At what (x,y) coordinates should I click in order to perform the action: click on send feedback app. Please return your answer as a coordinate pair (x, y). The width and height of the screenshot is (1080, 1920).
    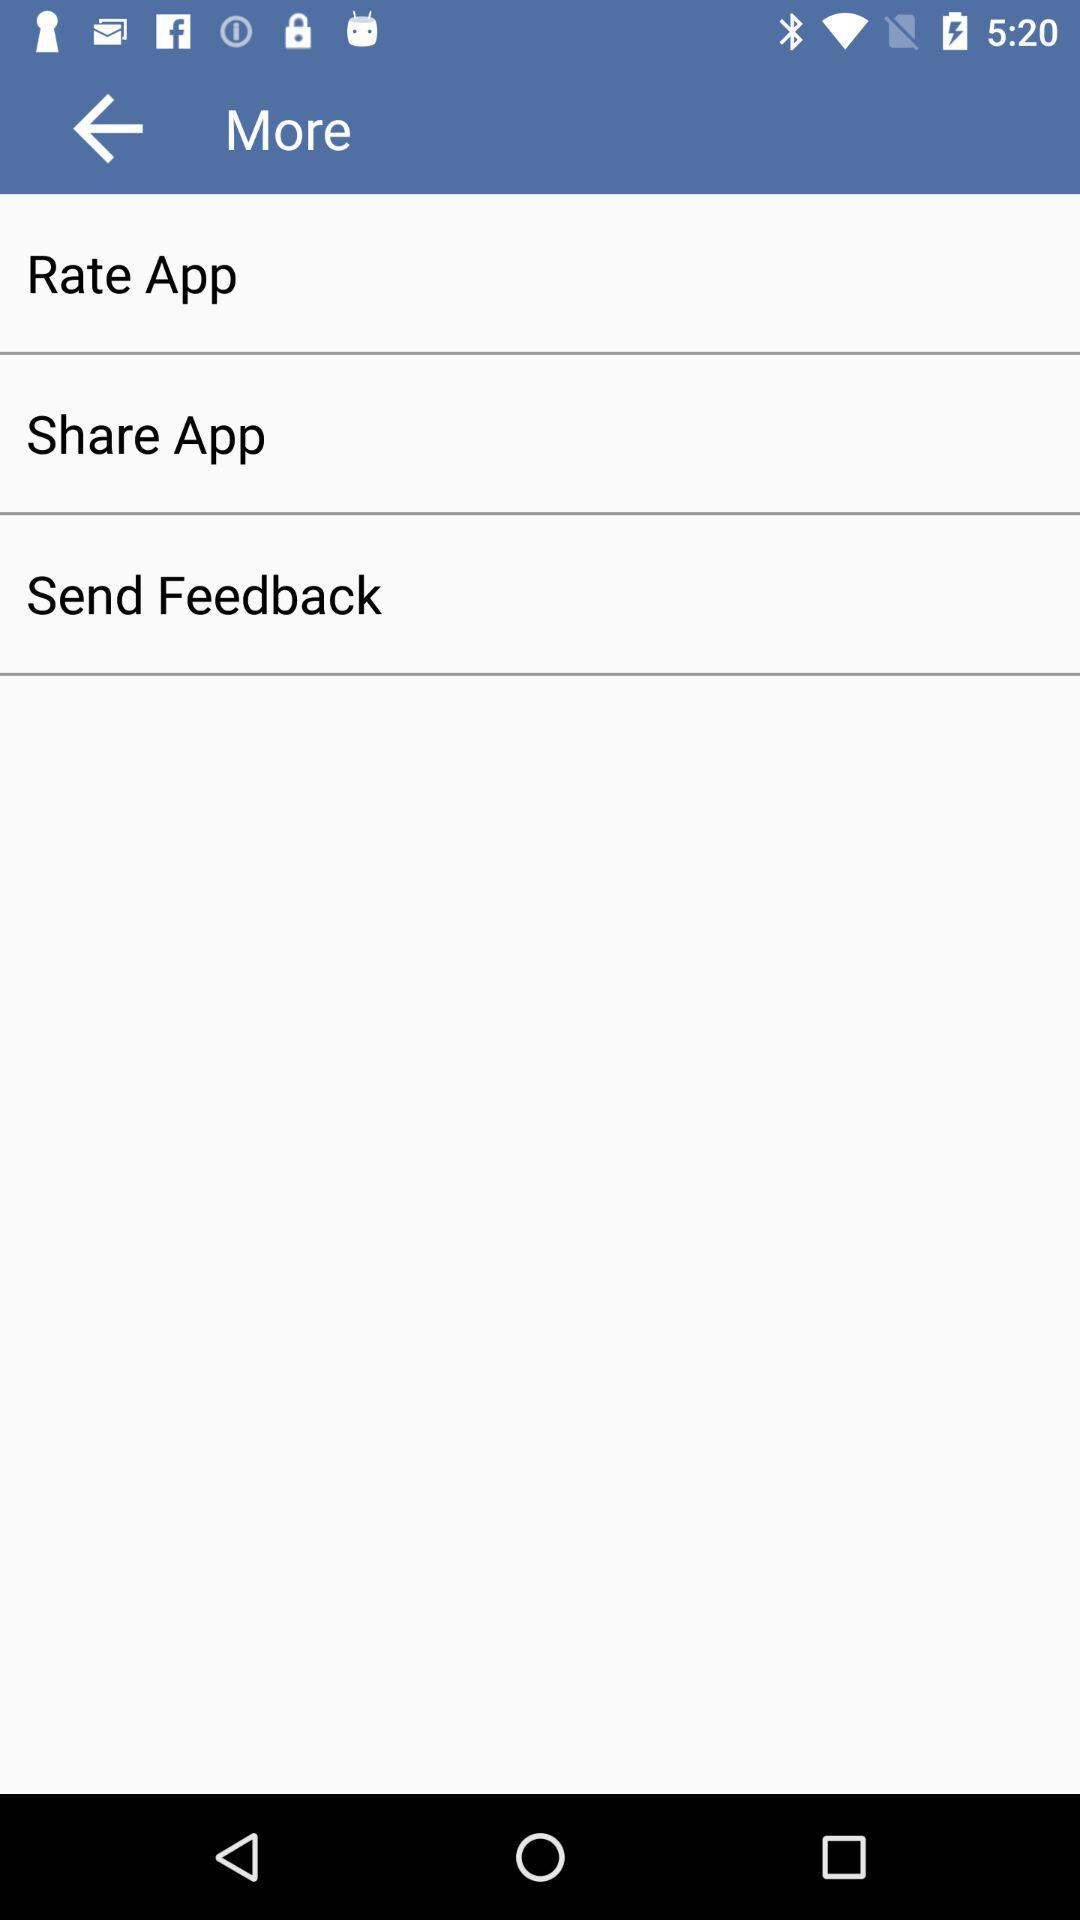
    Looking at the image, I should click on (540, 593).